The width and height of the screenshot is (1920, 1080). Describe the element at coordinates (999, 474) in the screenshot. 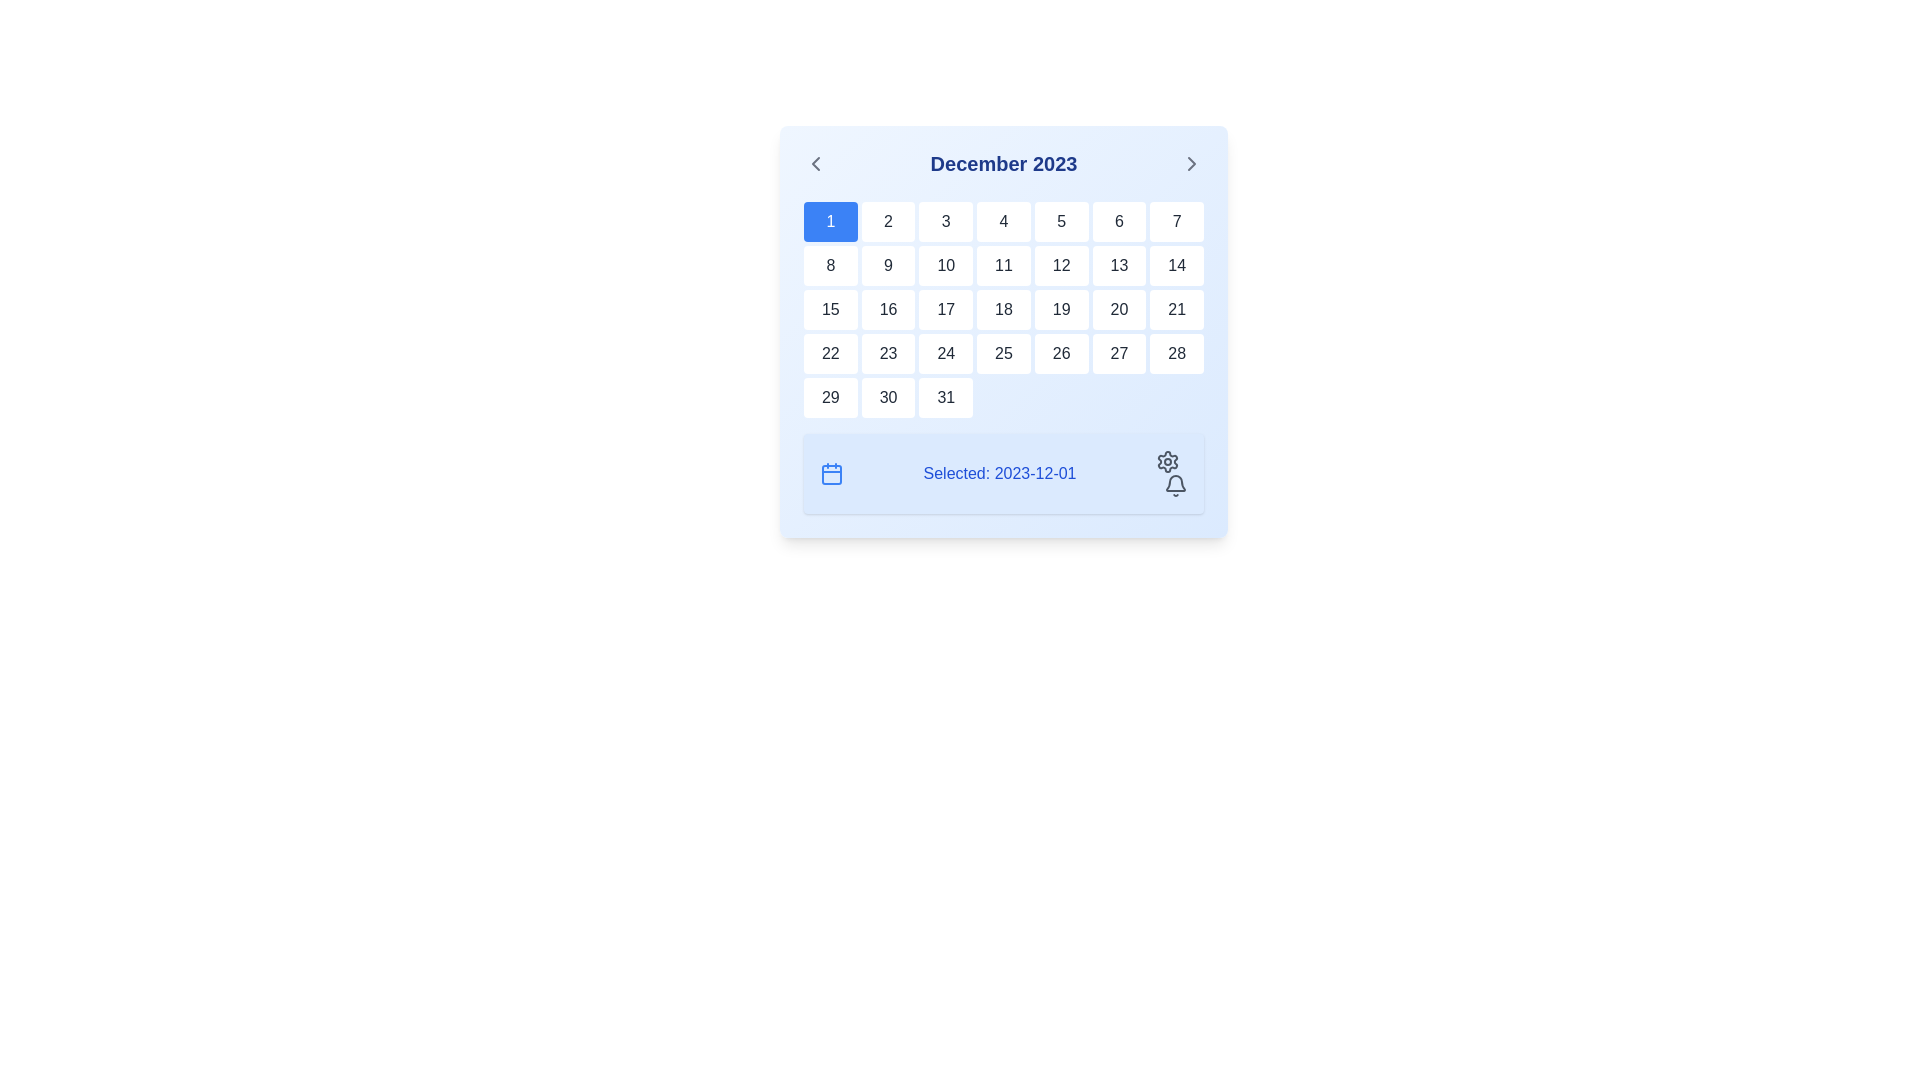

I see `the Text Label that displays the currently selected date in the calendar, located at the bottom section of the calendar interface` at that location.